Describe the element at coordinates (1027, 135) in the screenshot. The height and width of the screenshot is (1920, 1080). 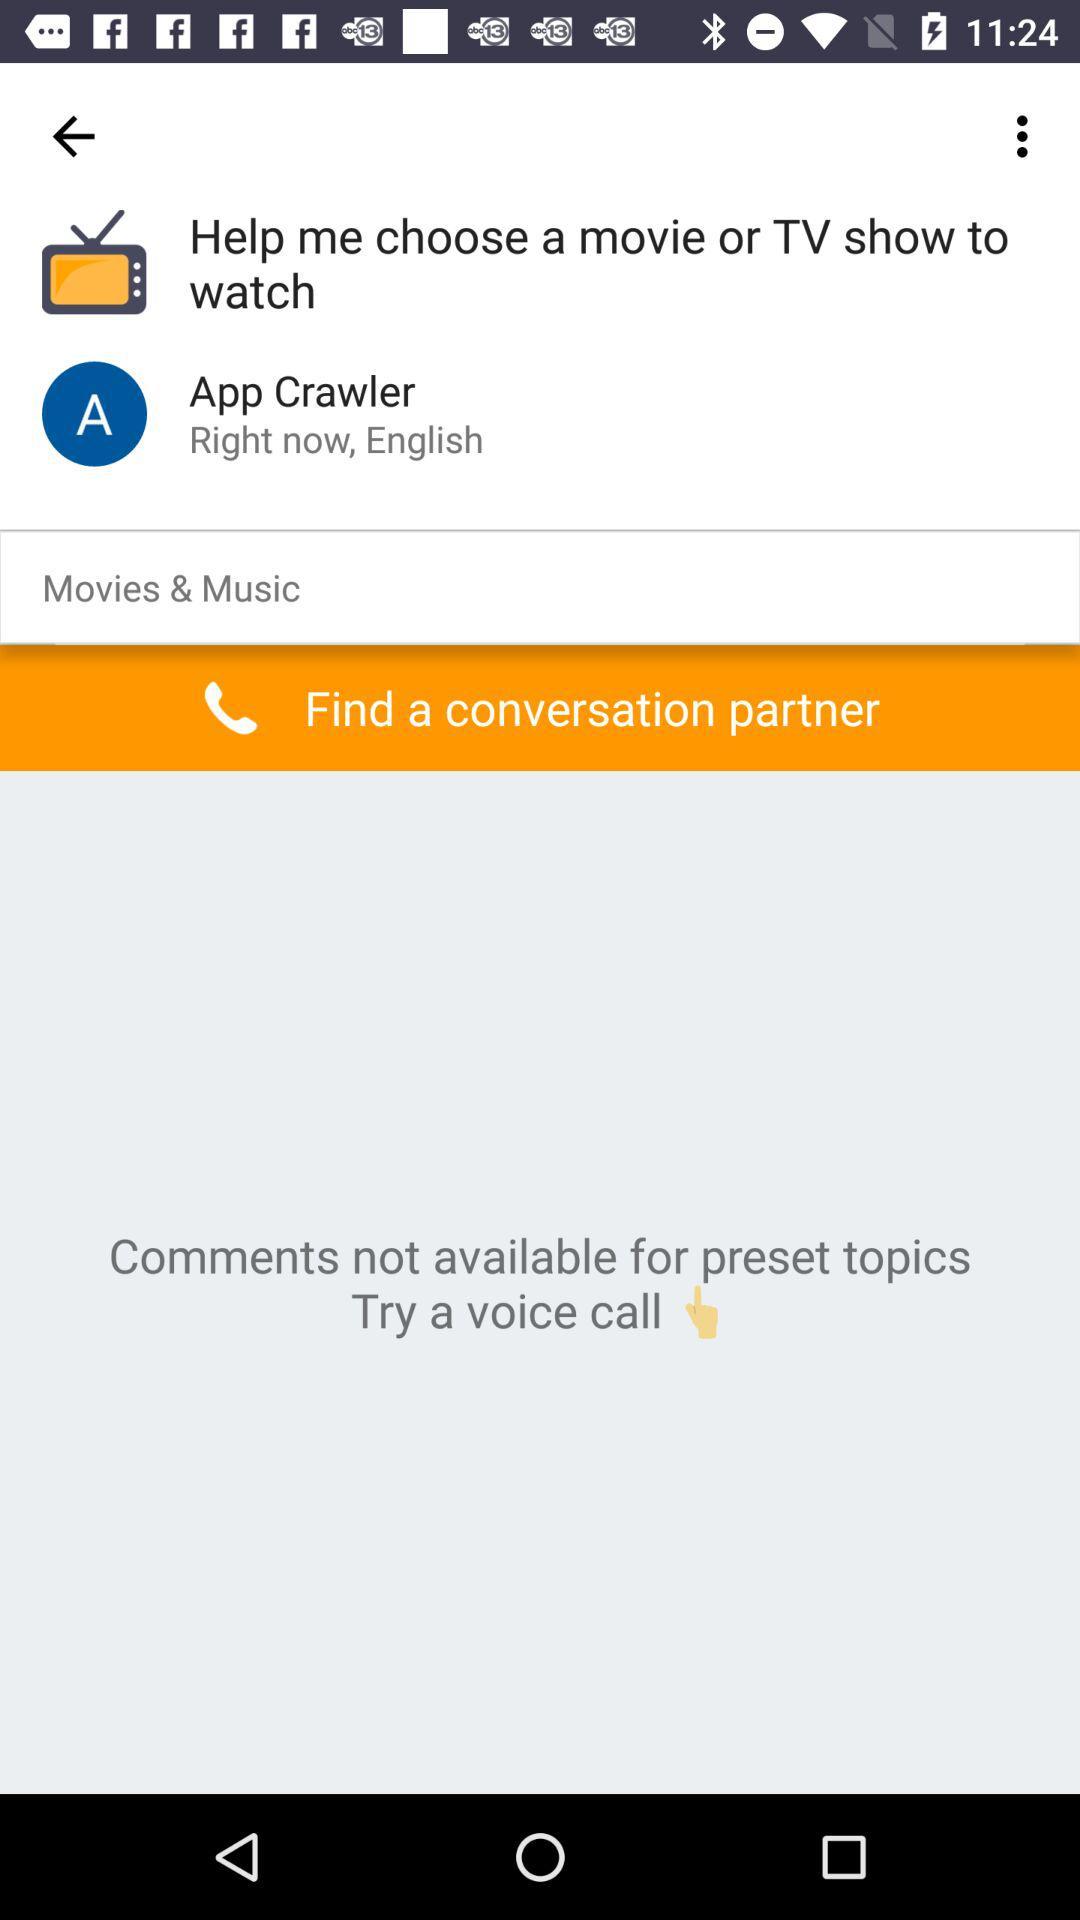
I see `the item at the top right corner` at that location.